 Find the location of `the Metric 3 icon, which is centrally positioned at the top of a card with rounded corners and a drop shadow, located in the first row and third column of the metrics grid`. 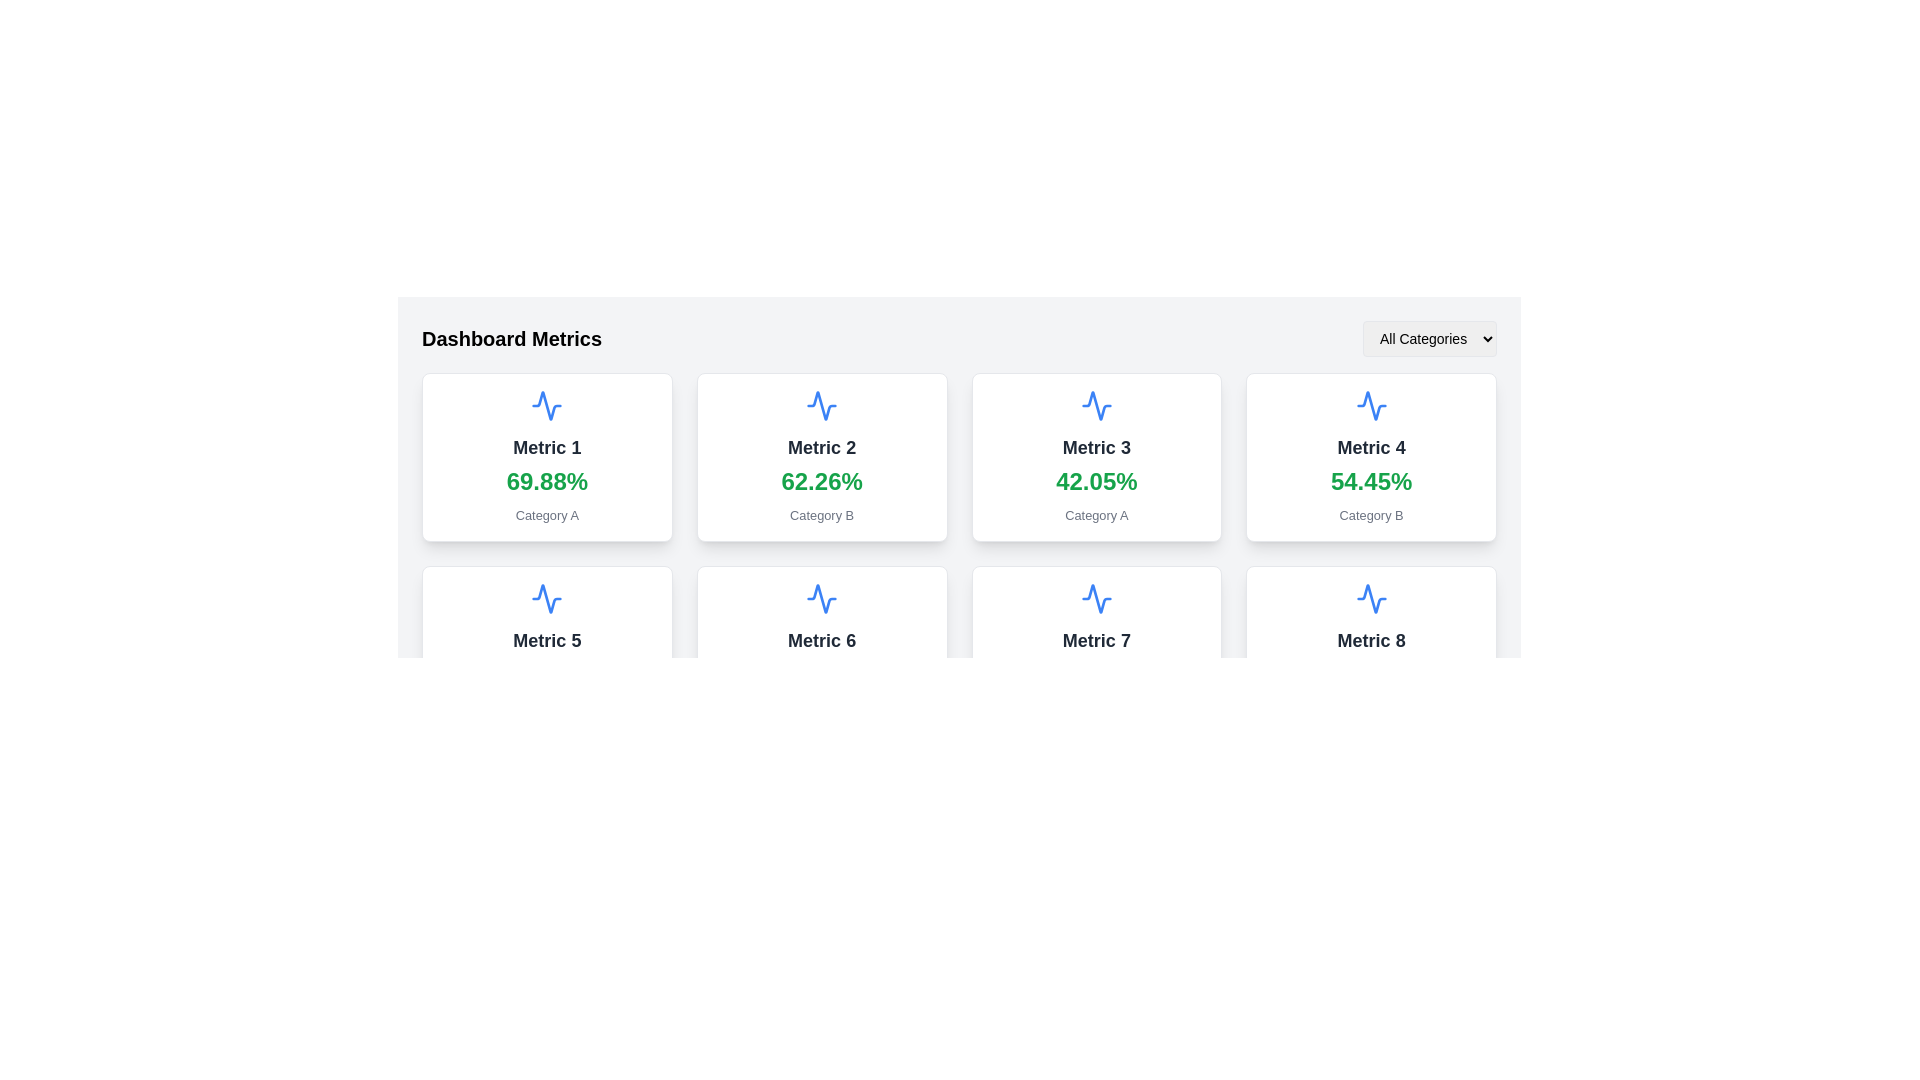

the Metric 3 icon, which is centrally positioned at the top of a card with rounded corners and a drop shadow, located in the first row and third column of the metrics grid is located at coordinates (1095, 405).